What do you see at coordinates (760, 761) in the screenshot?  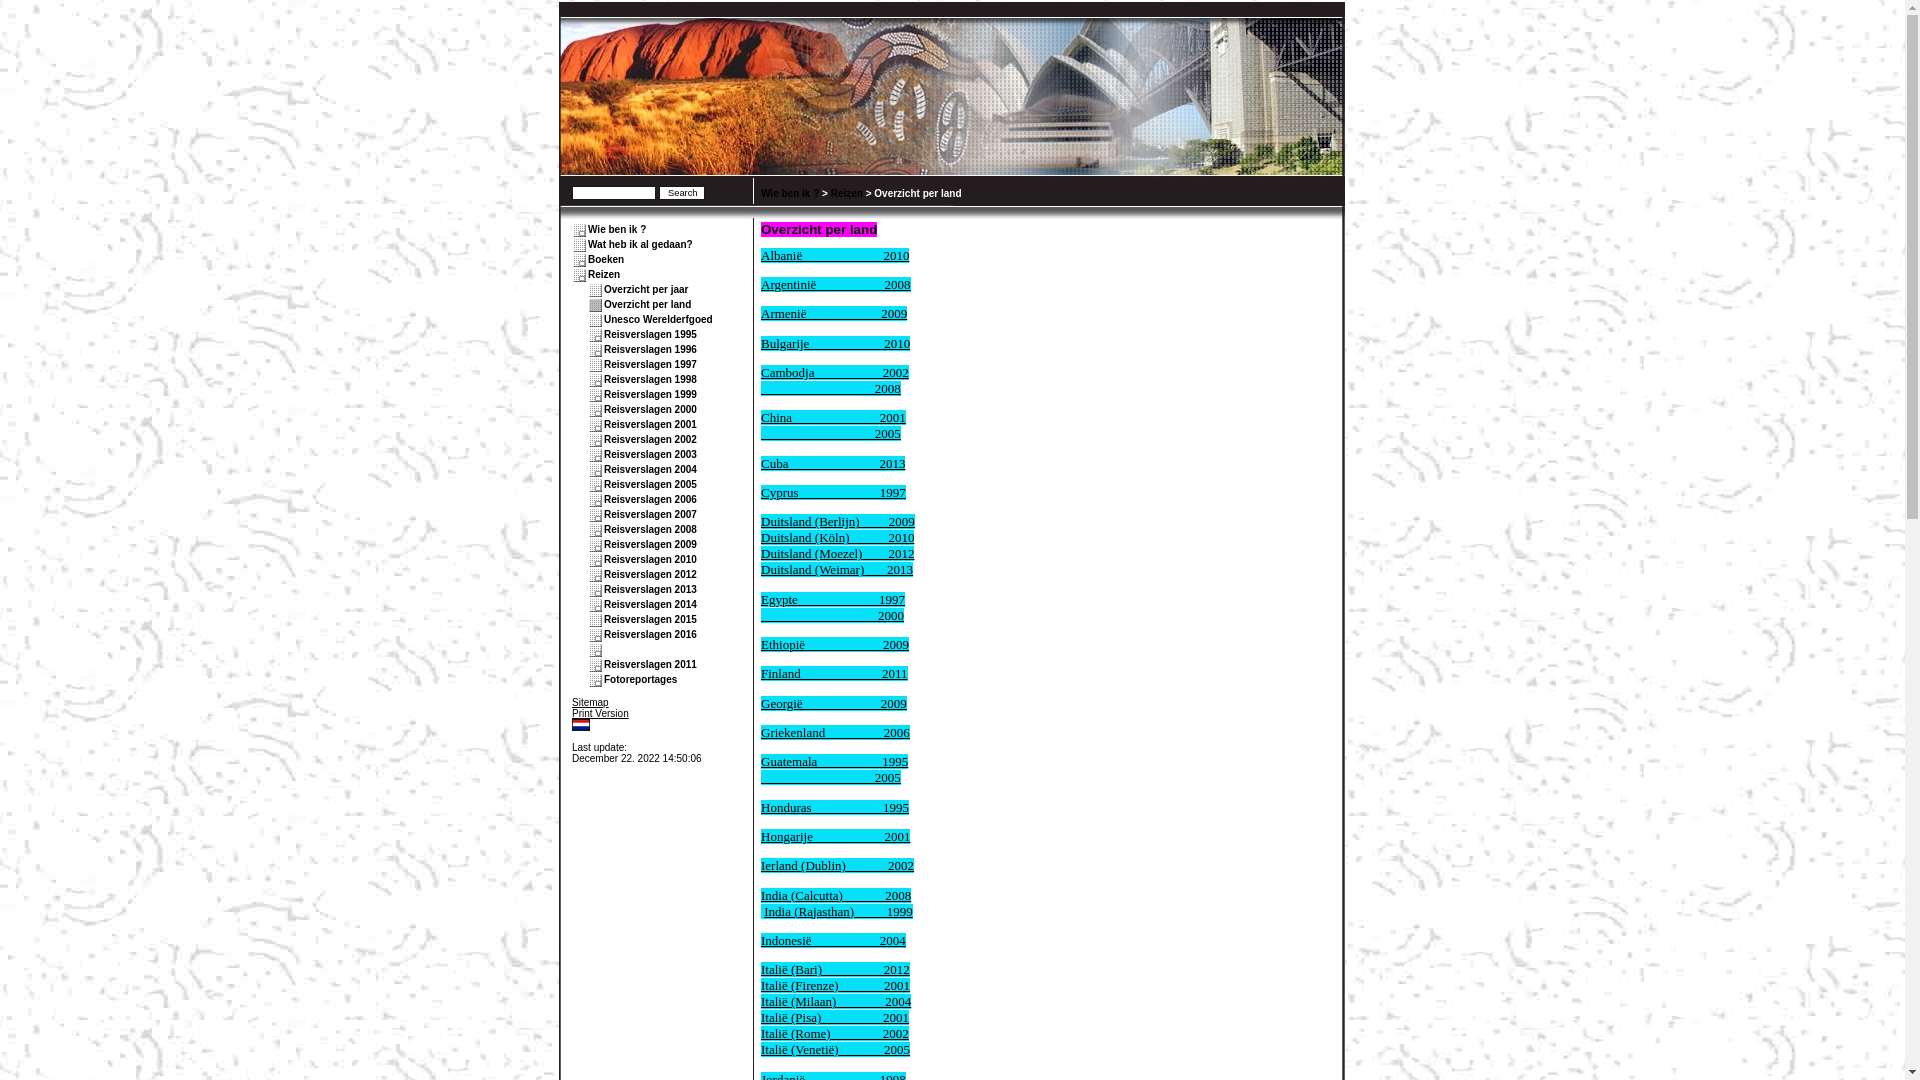 I see `'Guatemala                    1995'` at bounding box center [760, 761].